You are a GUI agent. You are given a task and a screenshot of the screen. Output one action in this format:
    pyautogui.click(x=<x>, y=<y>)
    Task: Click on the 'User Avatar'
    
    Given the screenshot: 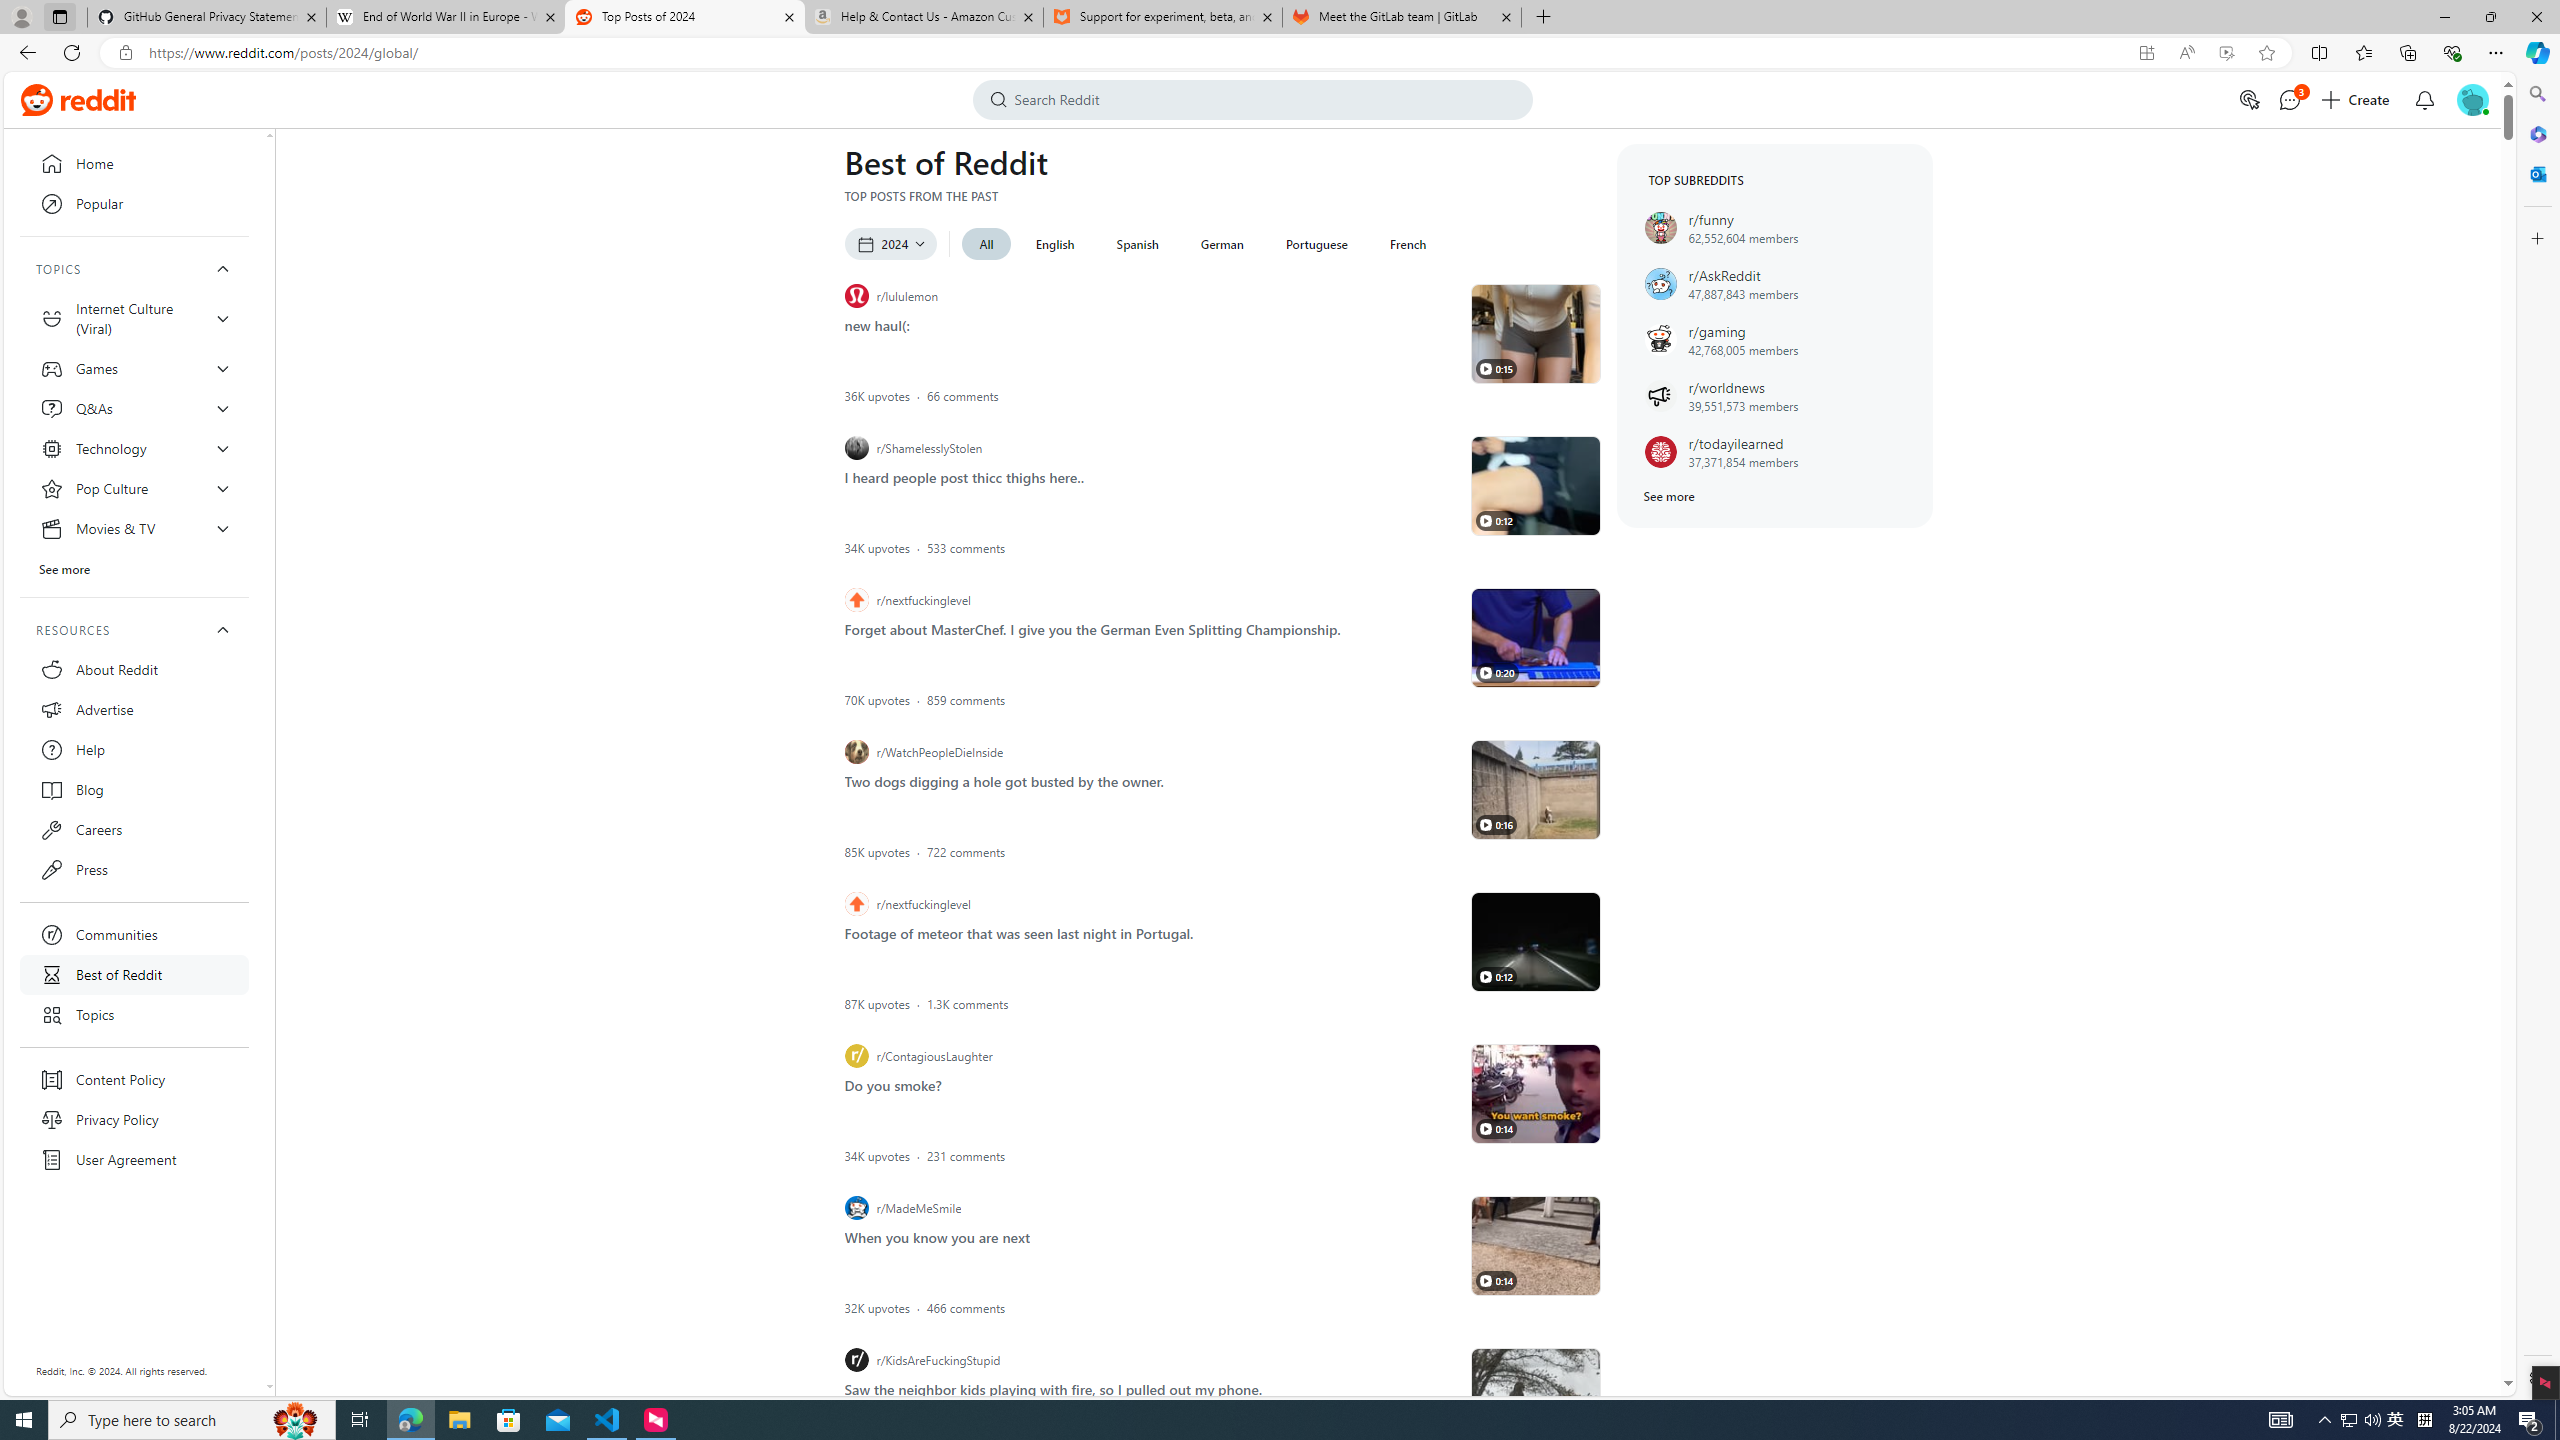 What is the action you would take?
    pyautogui.click(x=2470, y=99)
    